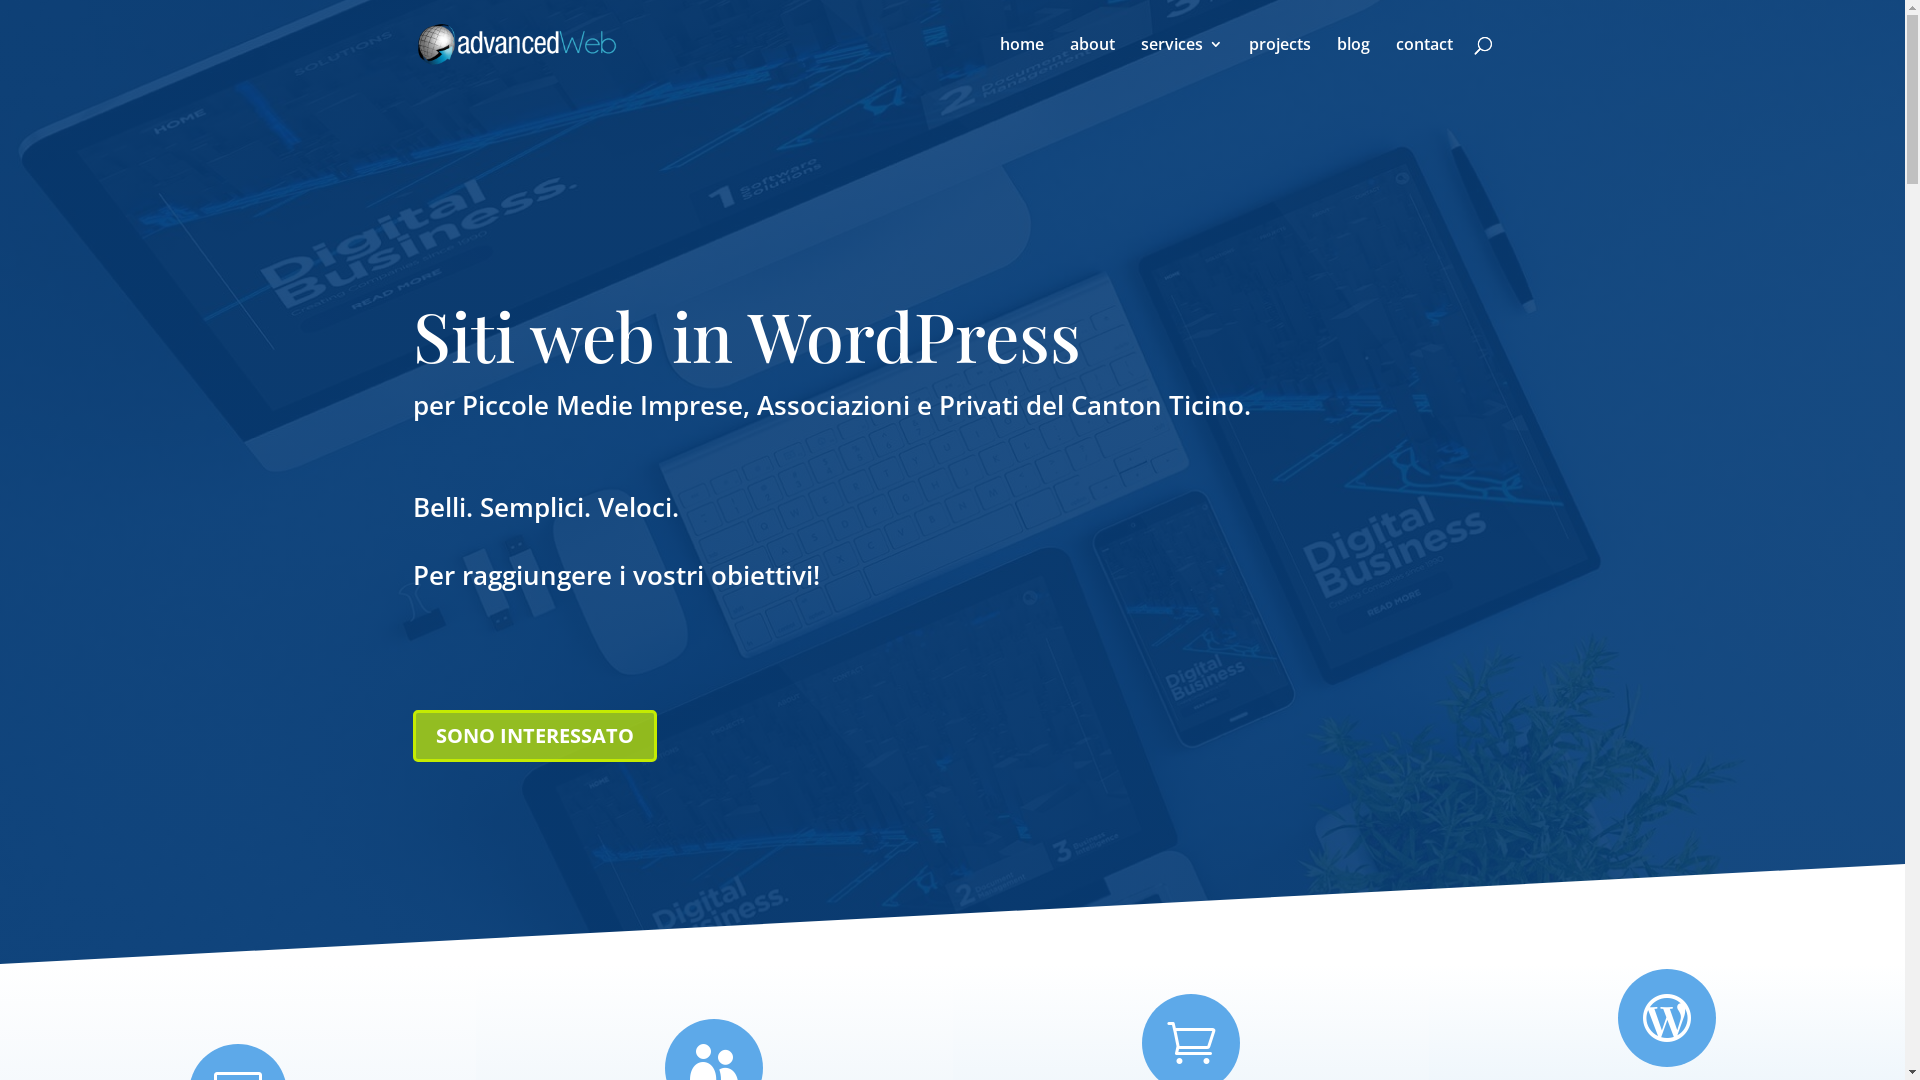  I want to click on 'about', so click(1091, 61).